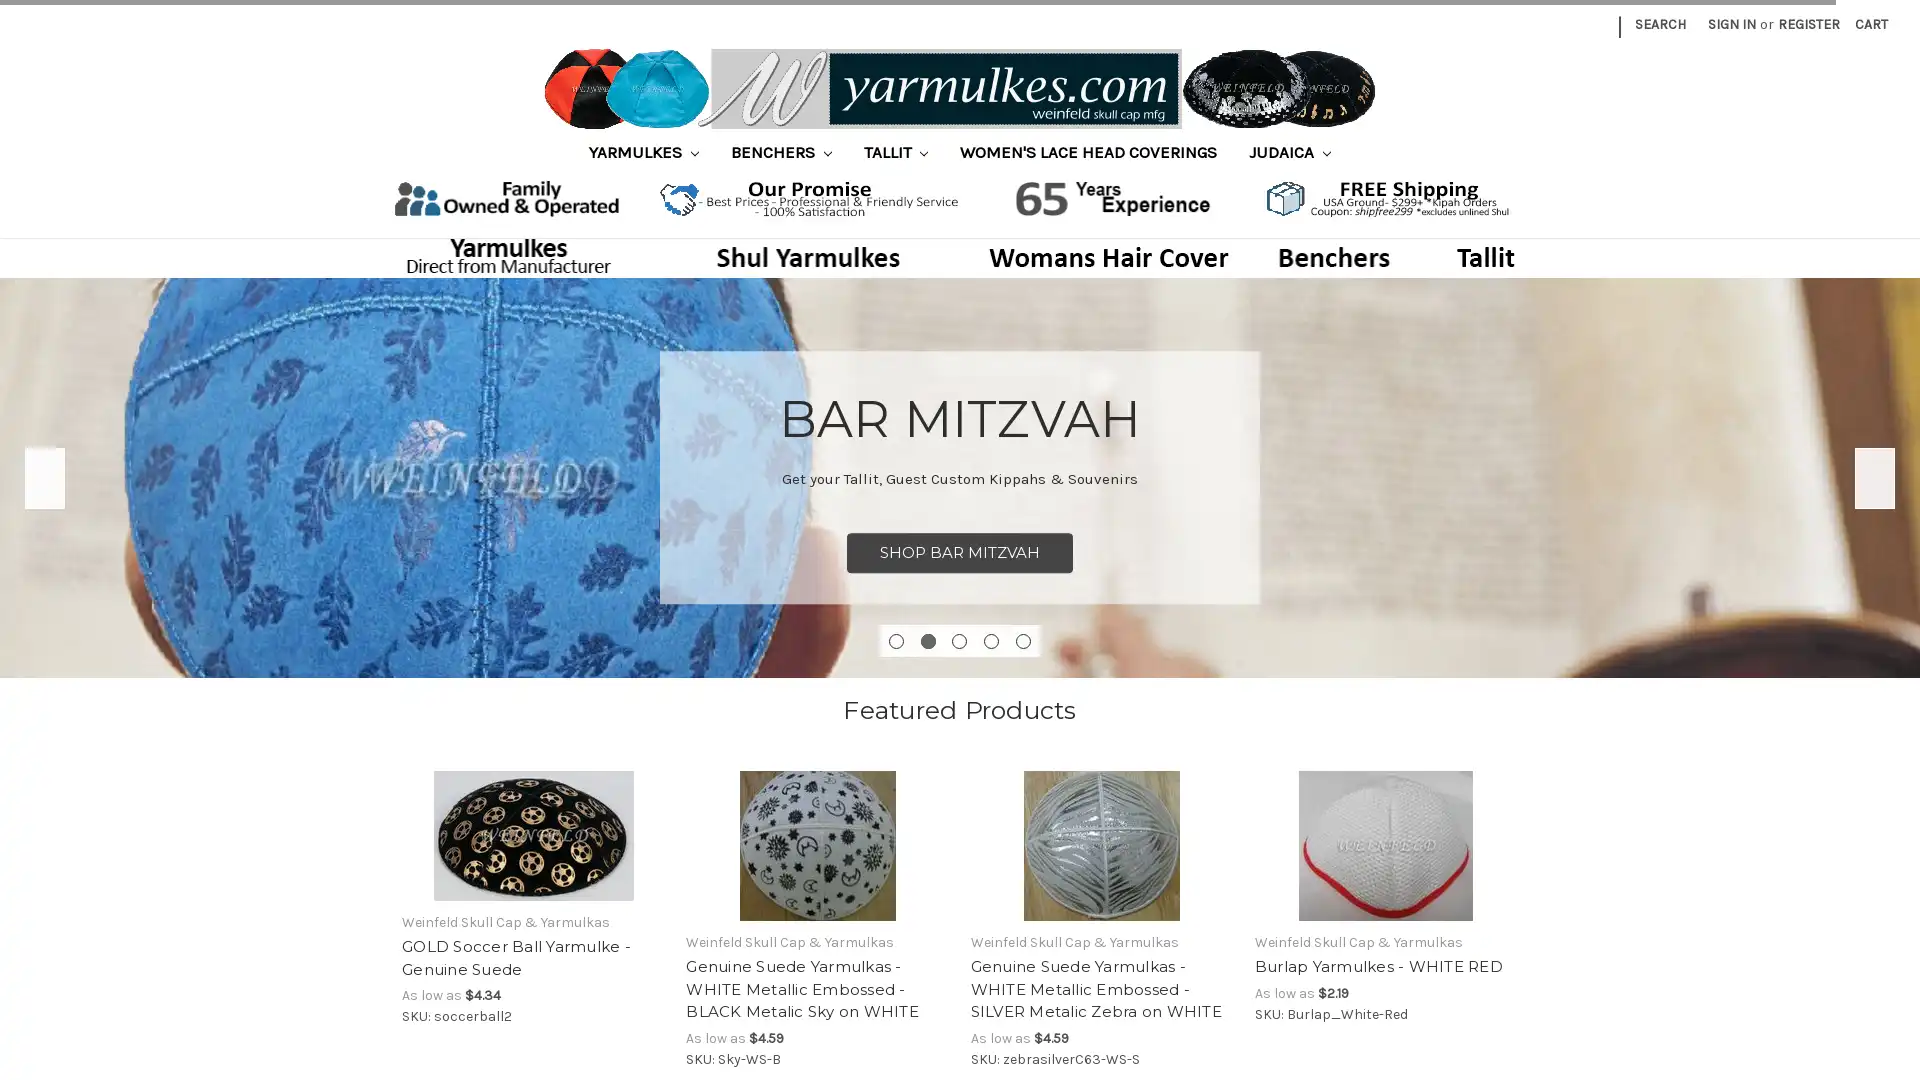 Image resolution: width=1920 pixels, height=1080 pixels. I want to click on 2, so click(926, 640).